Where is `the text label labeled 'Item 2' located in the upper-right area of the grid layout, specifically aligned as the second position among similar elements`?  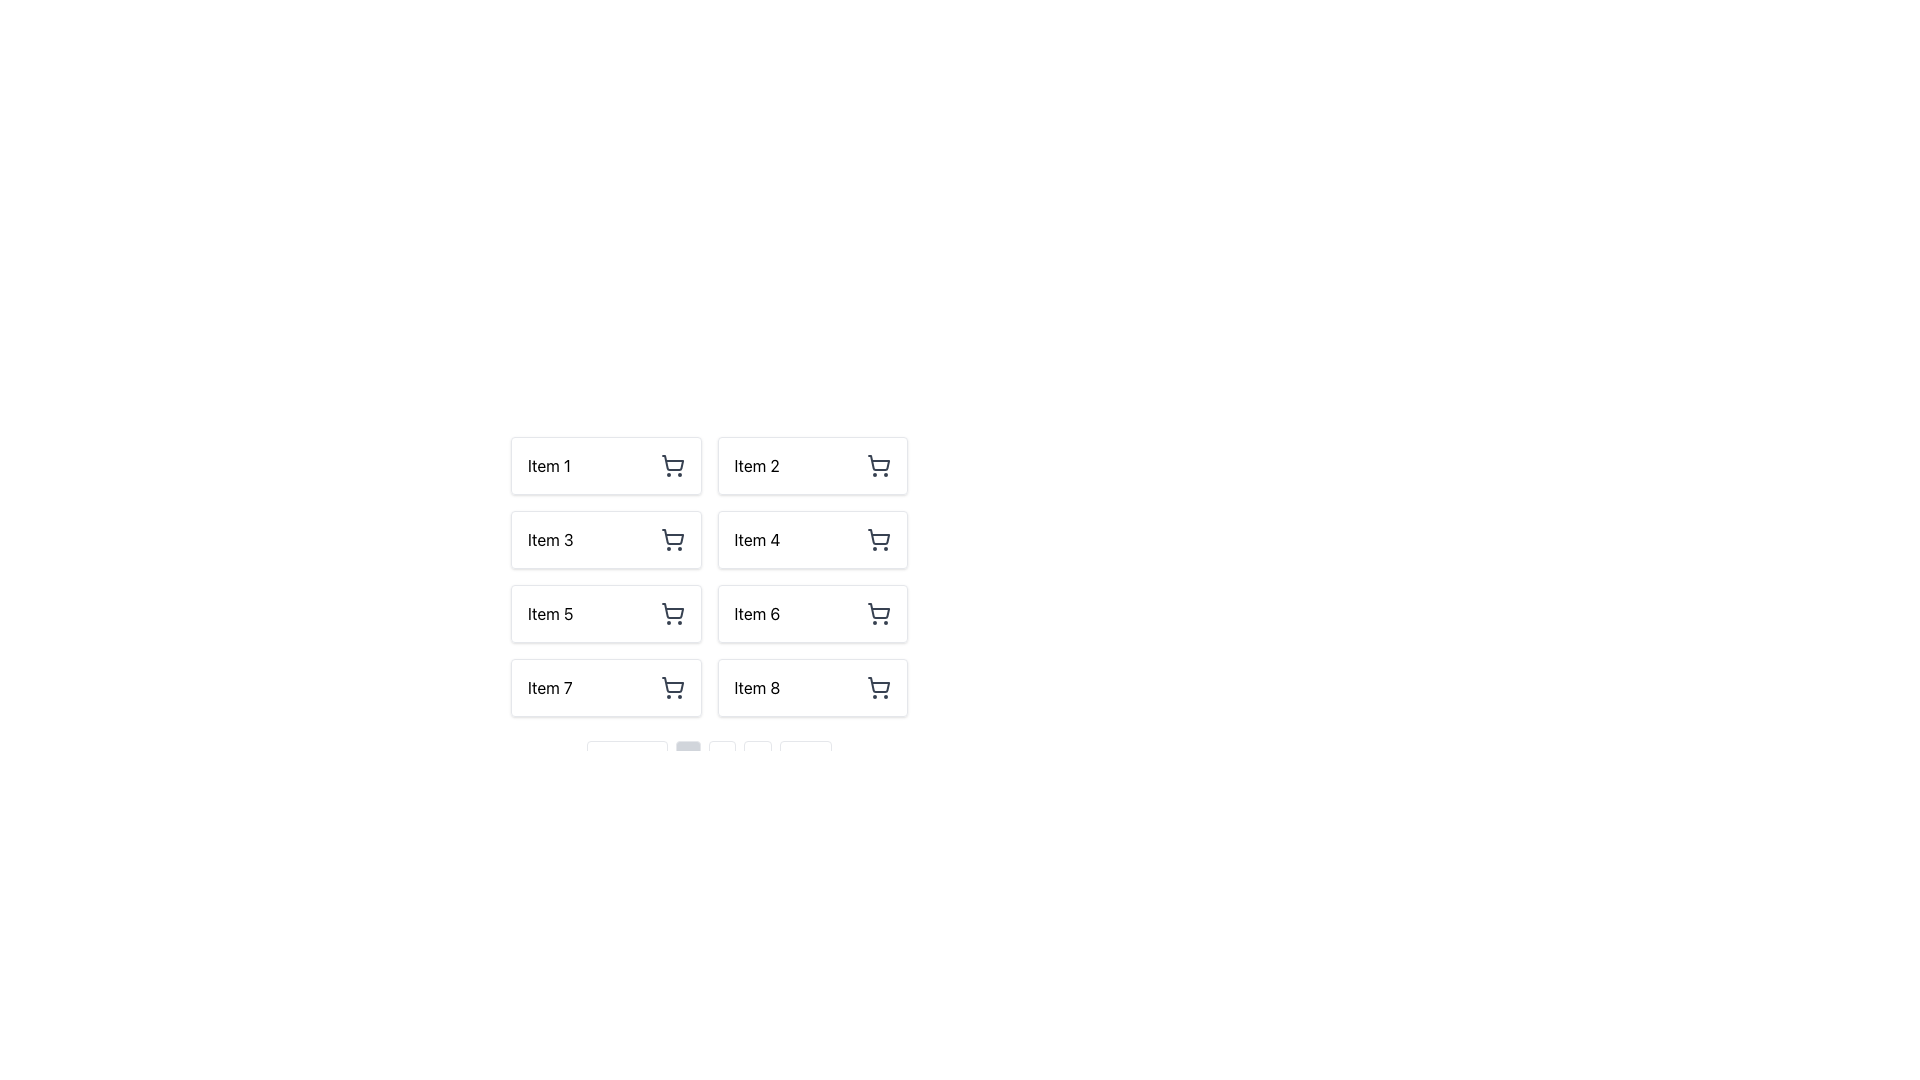
the text label labeled 'Item 2' located in the upper-right area of the grid layout, specifically aligned as the second position among similar elements is located at coordinates (756, 466).